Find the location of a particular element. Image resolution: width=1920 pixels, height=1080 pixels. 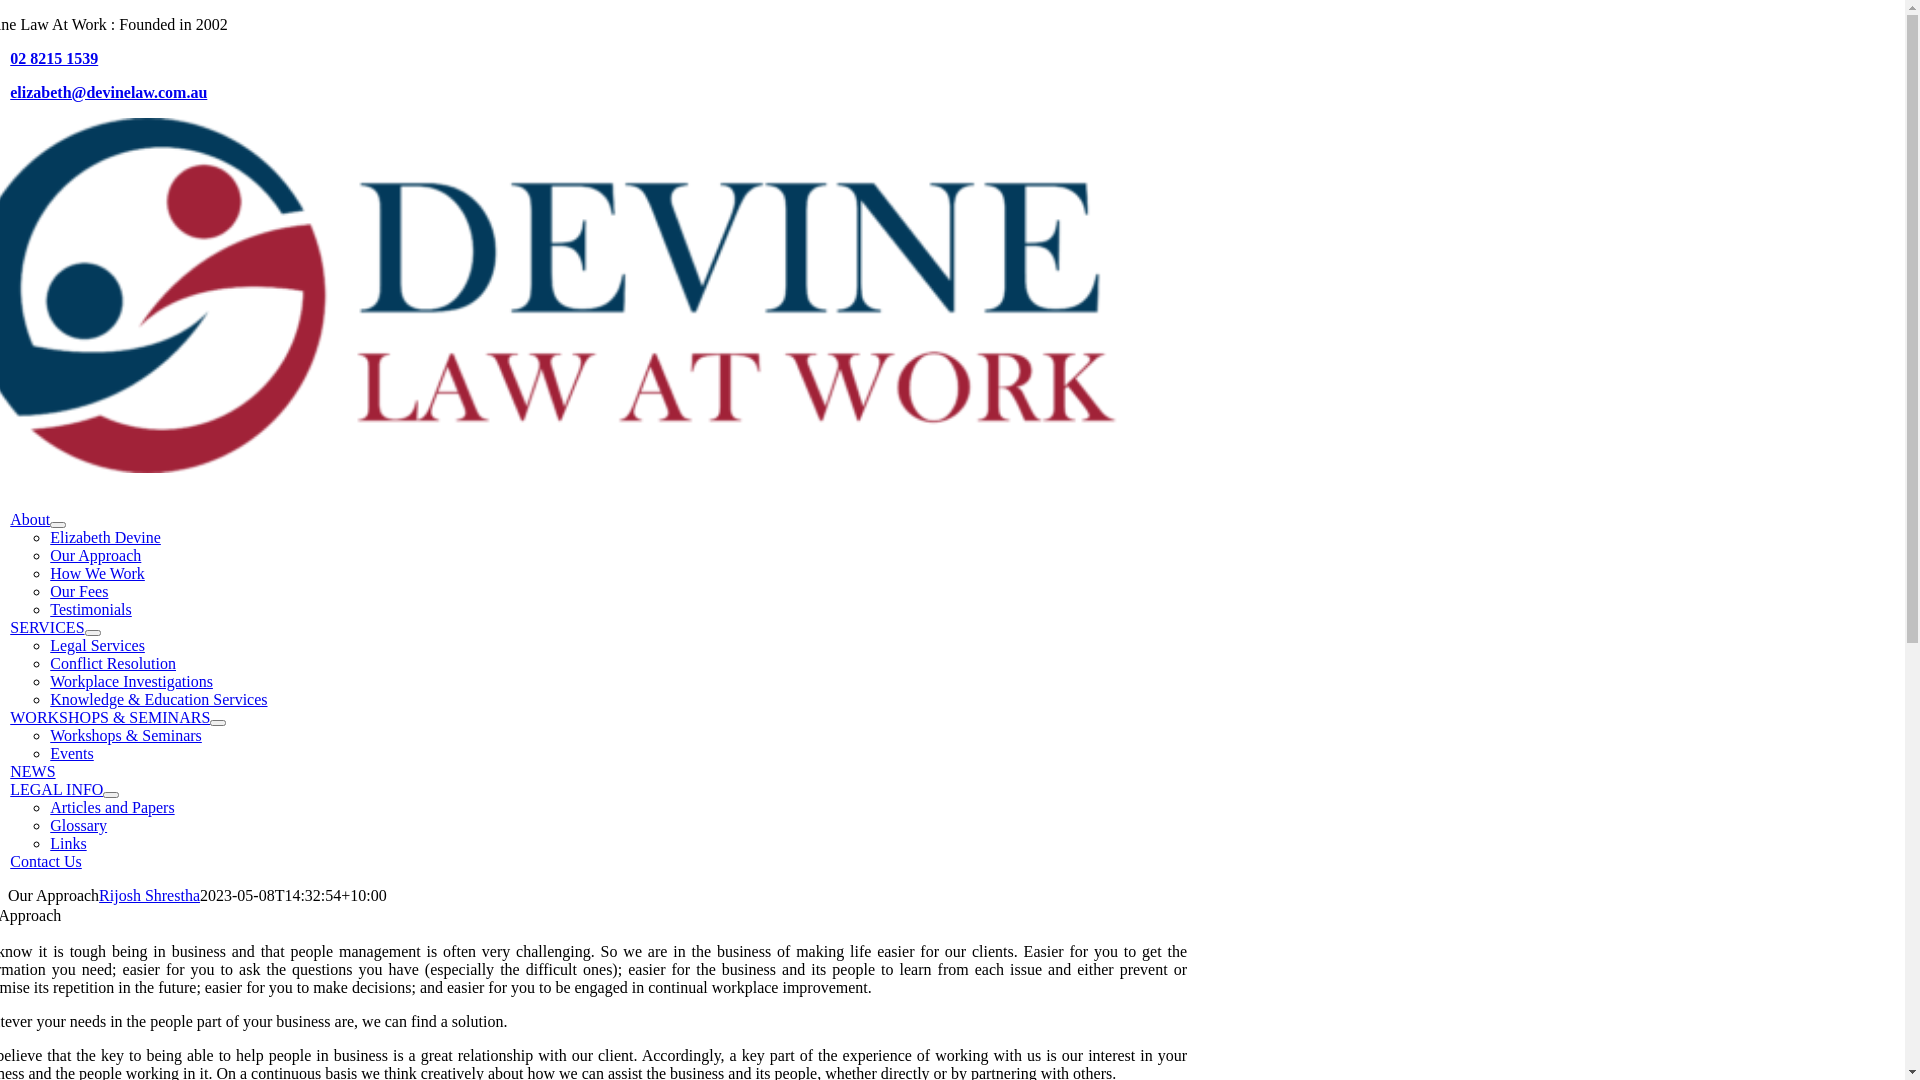

'Elizabeth Devine' is located at coordinates (104, 536).